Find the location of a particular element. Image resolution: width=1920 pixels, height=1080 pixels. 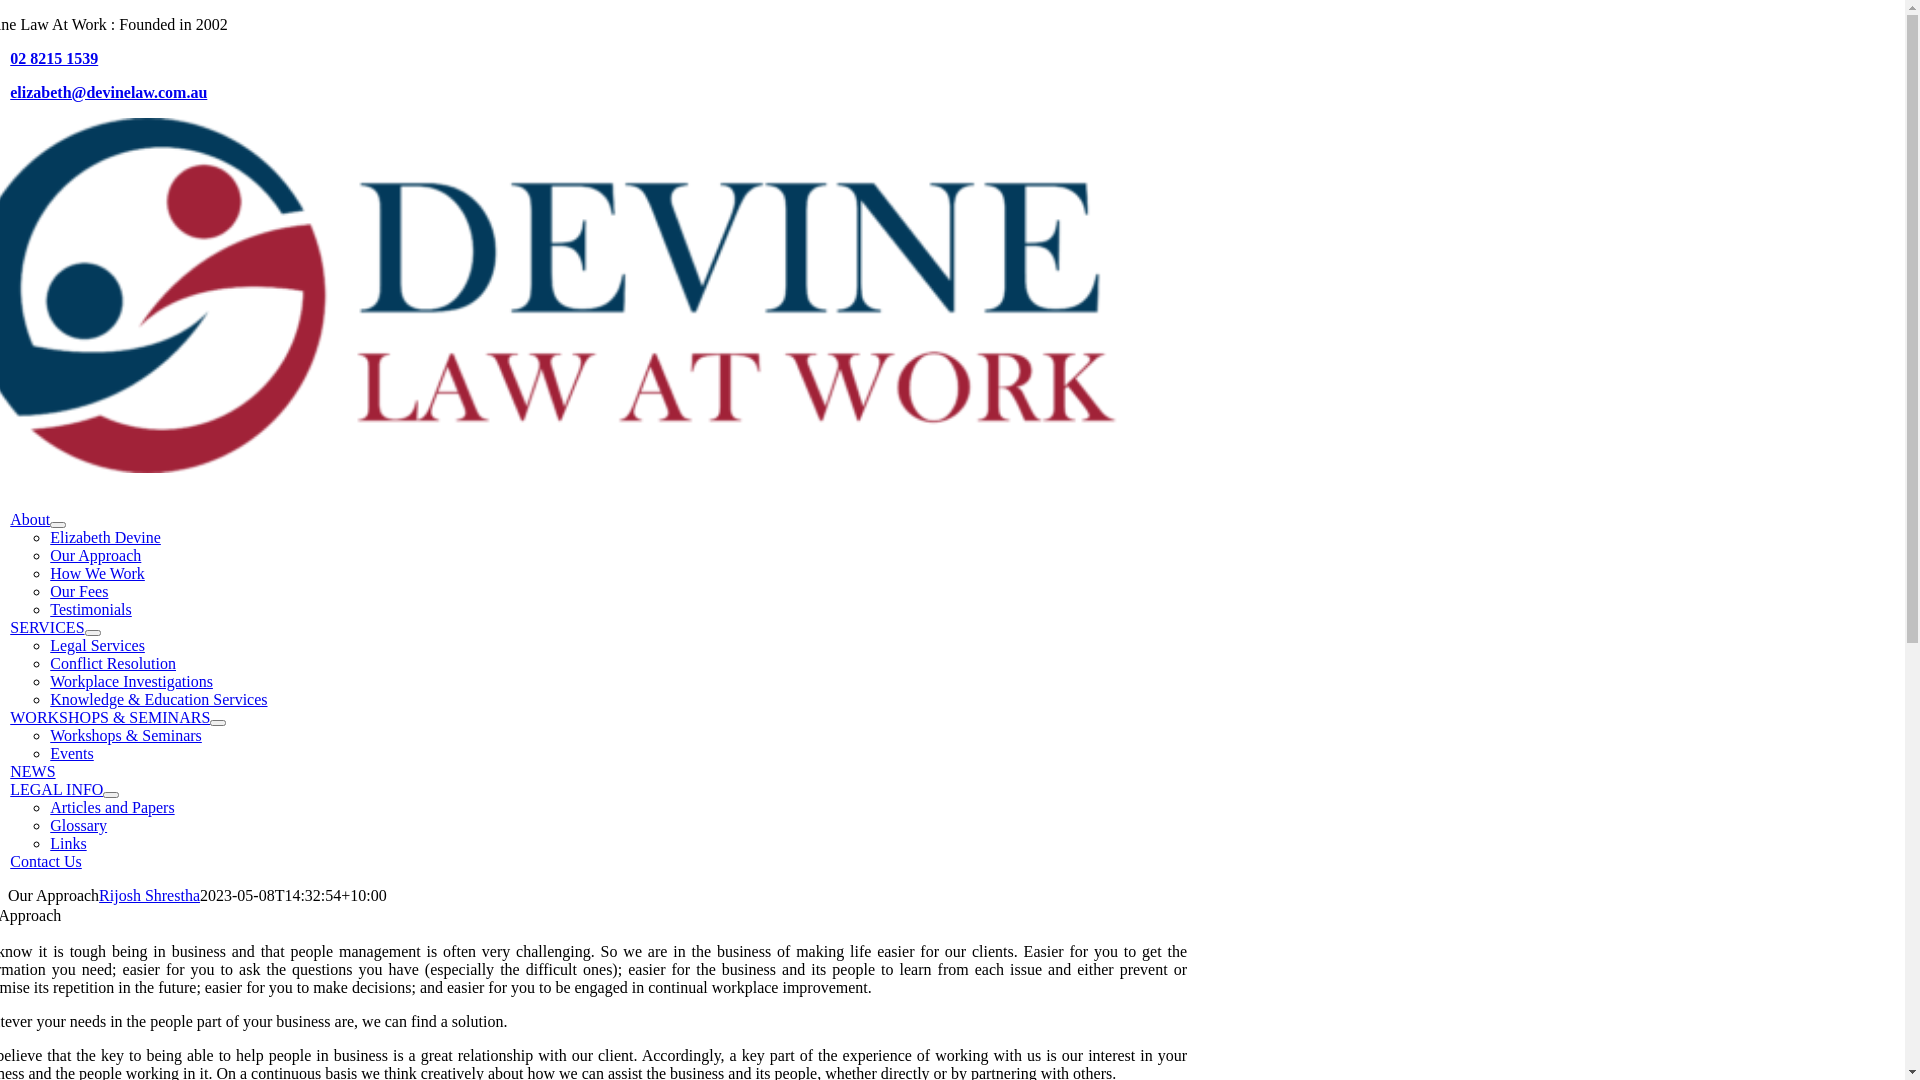

'Elizabeth Devine' is located at coordinates (104, 536).